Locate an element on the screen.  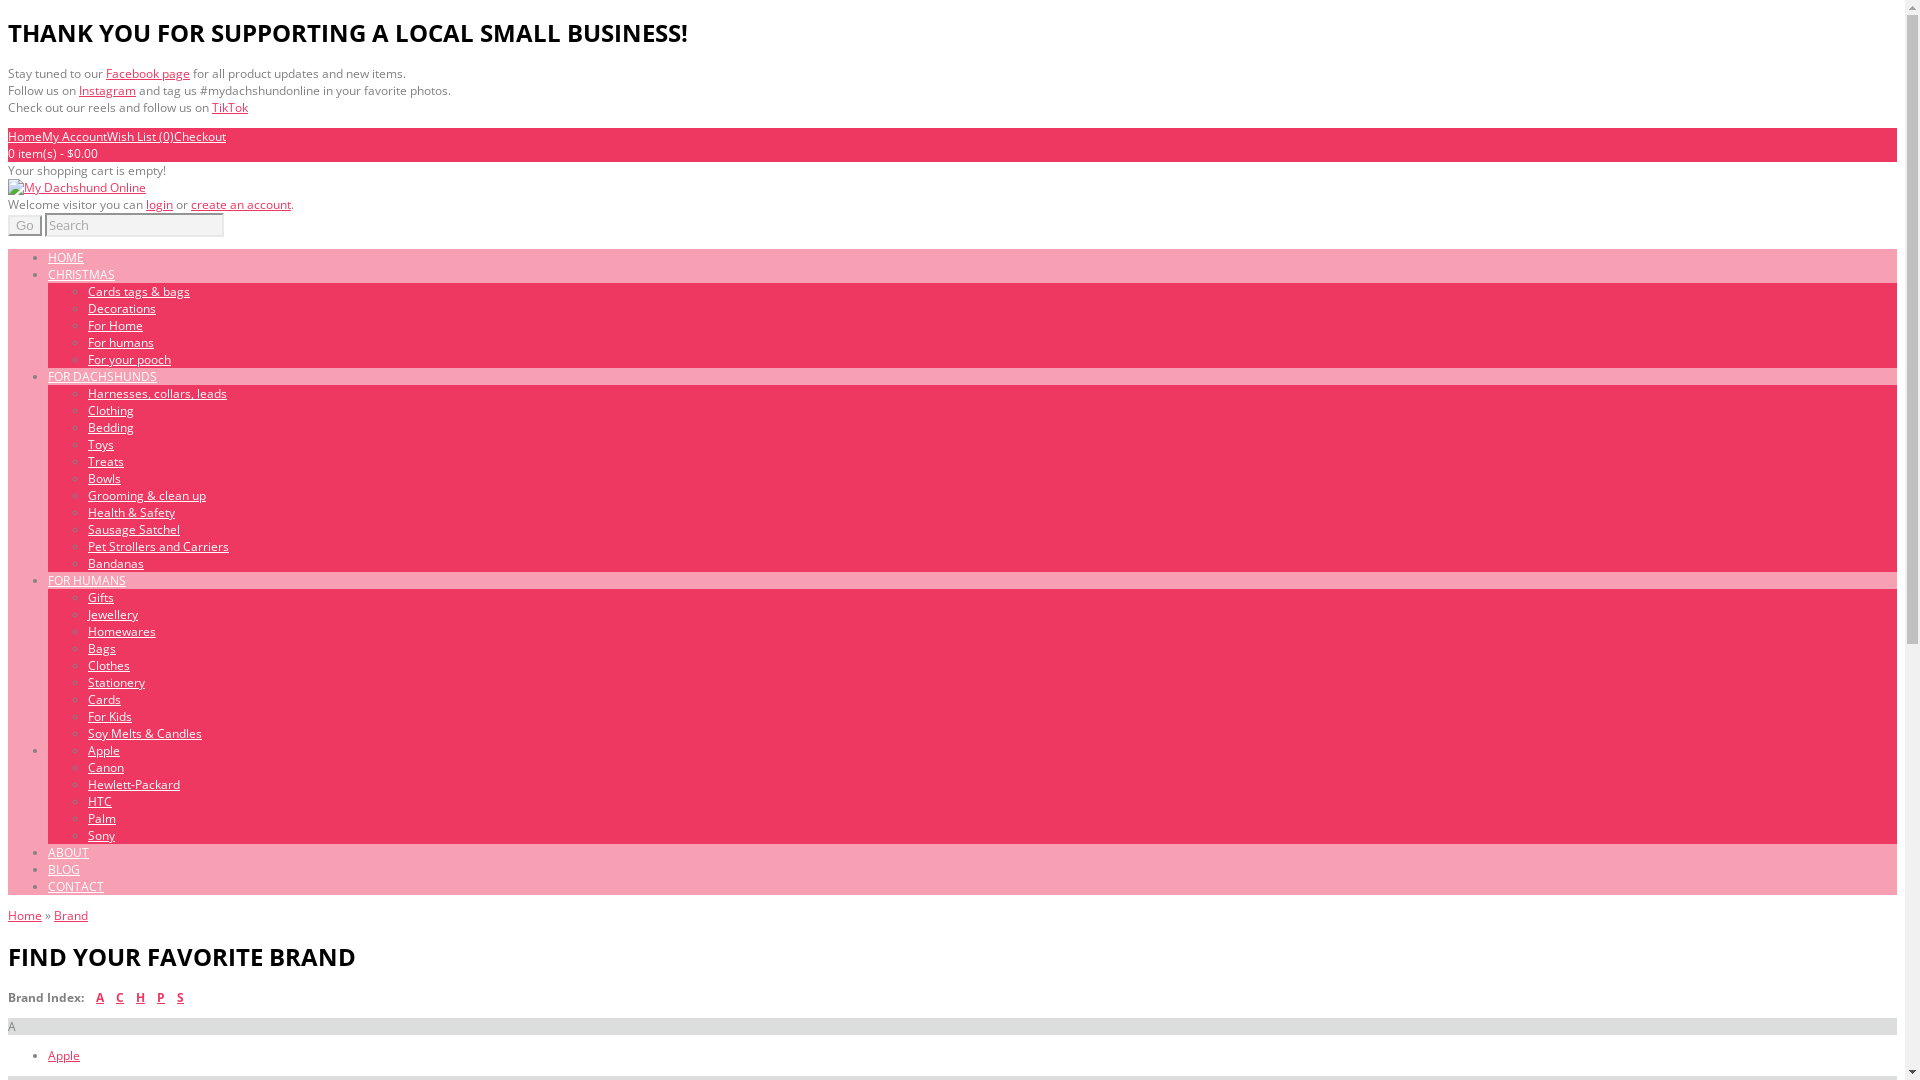
'Stationery' is located at coordinates (115, 681).